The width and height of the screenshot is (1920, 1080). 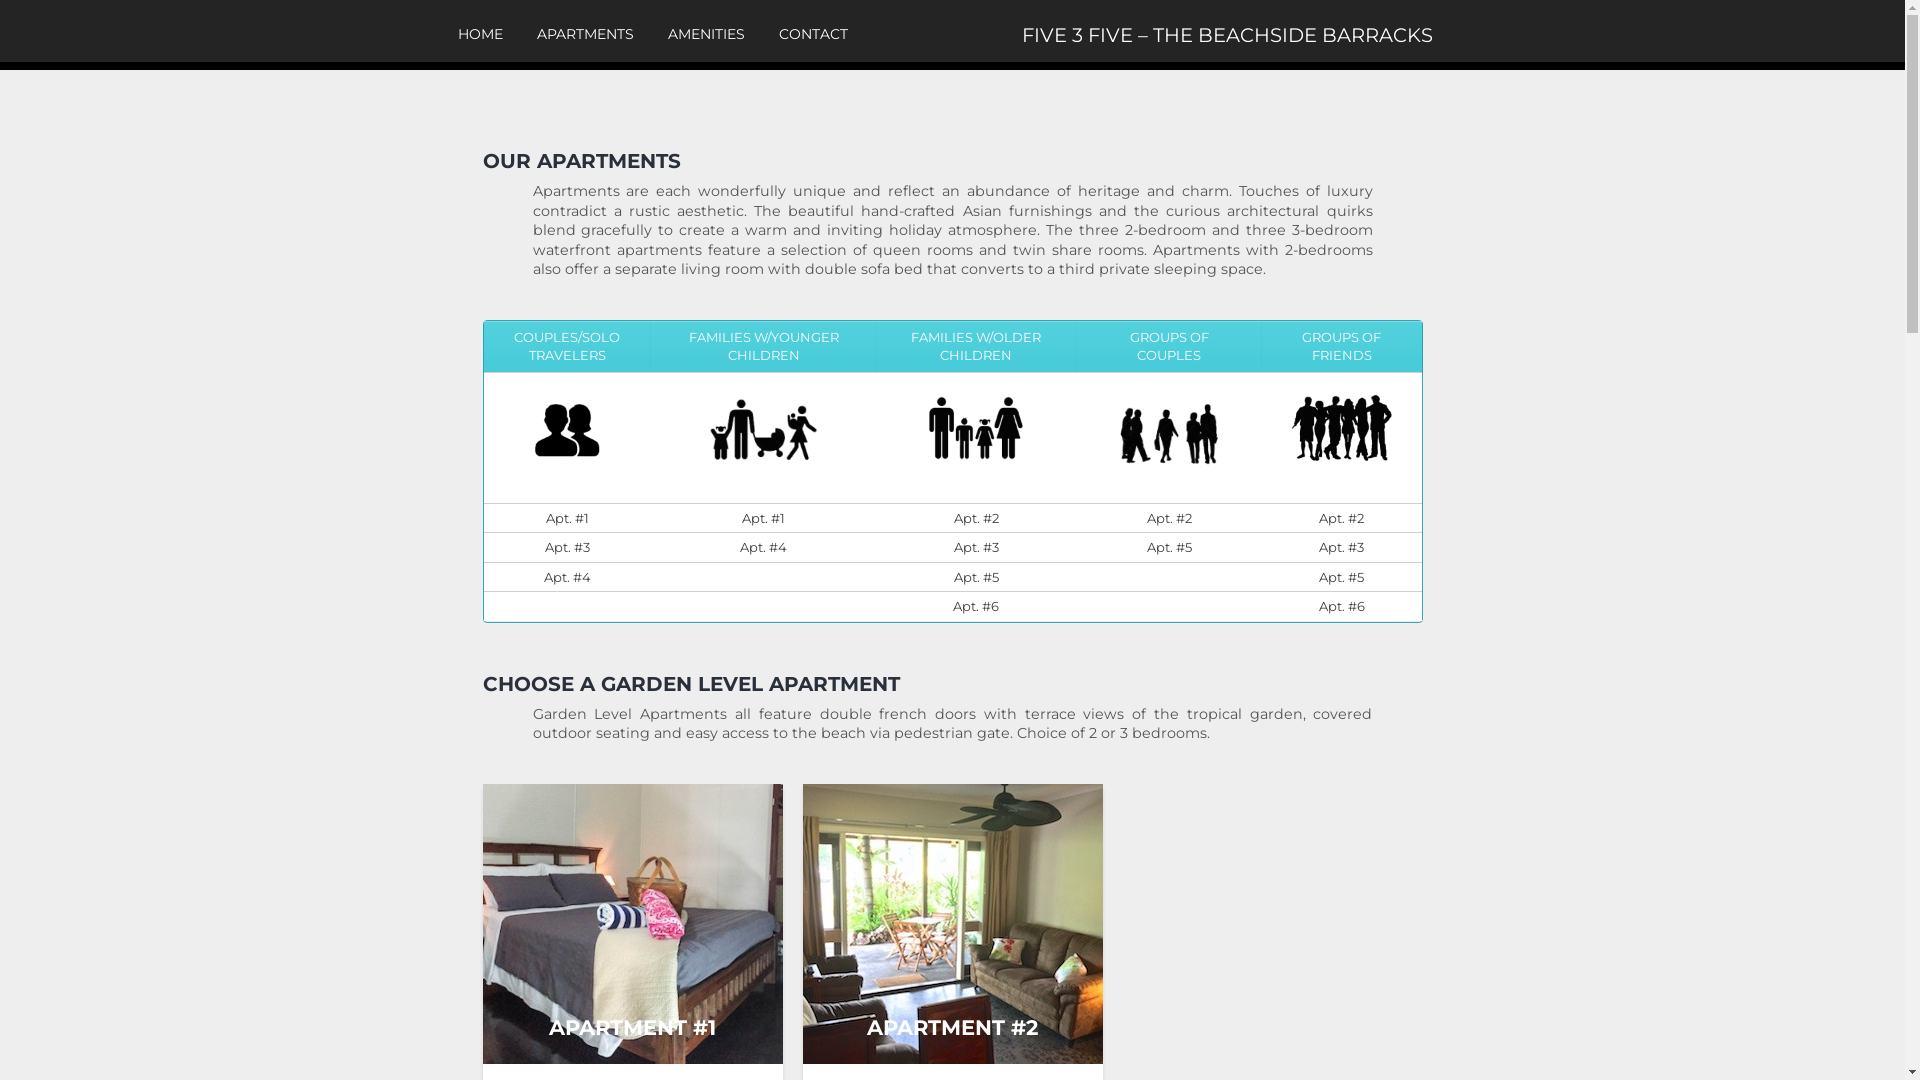 I want to click on 'AMENITIES', so click(x=706, y=34).